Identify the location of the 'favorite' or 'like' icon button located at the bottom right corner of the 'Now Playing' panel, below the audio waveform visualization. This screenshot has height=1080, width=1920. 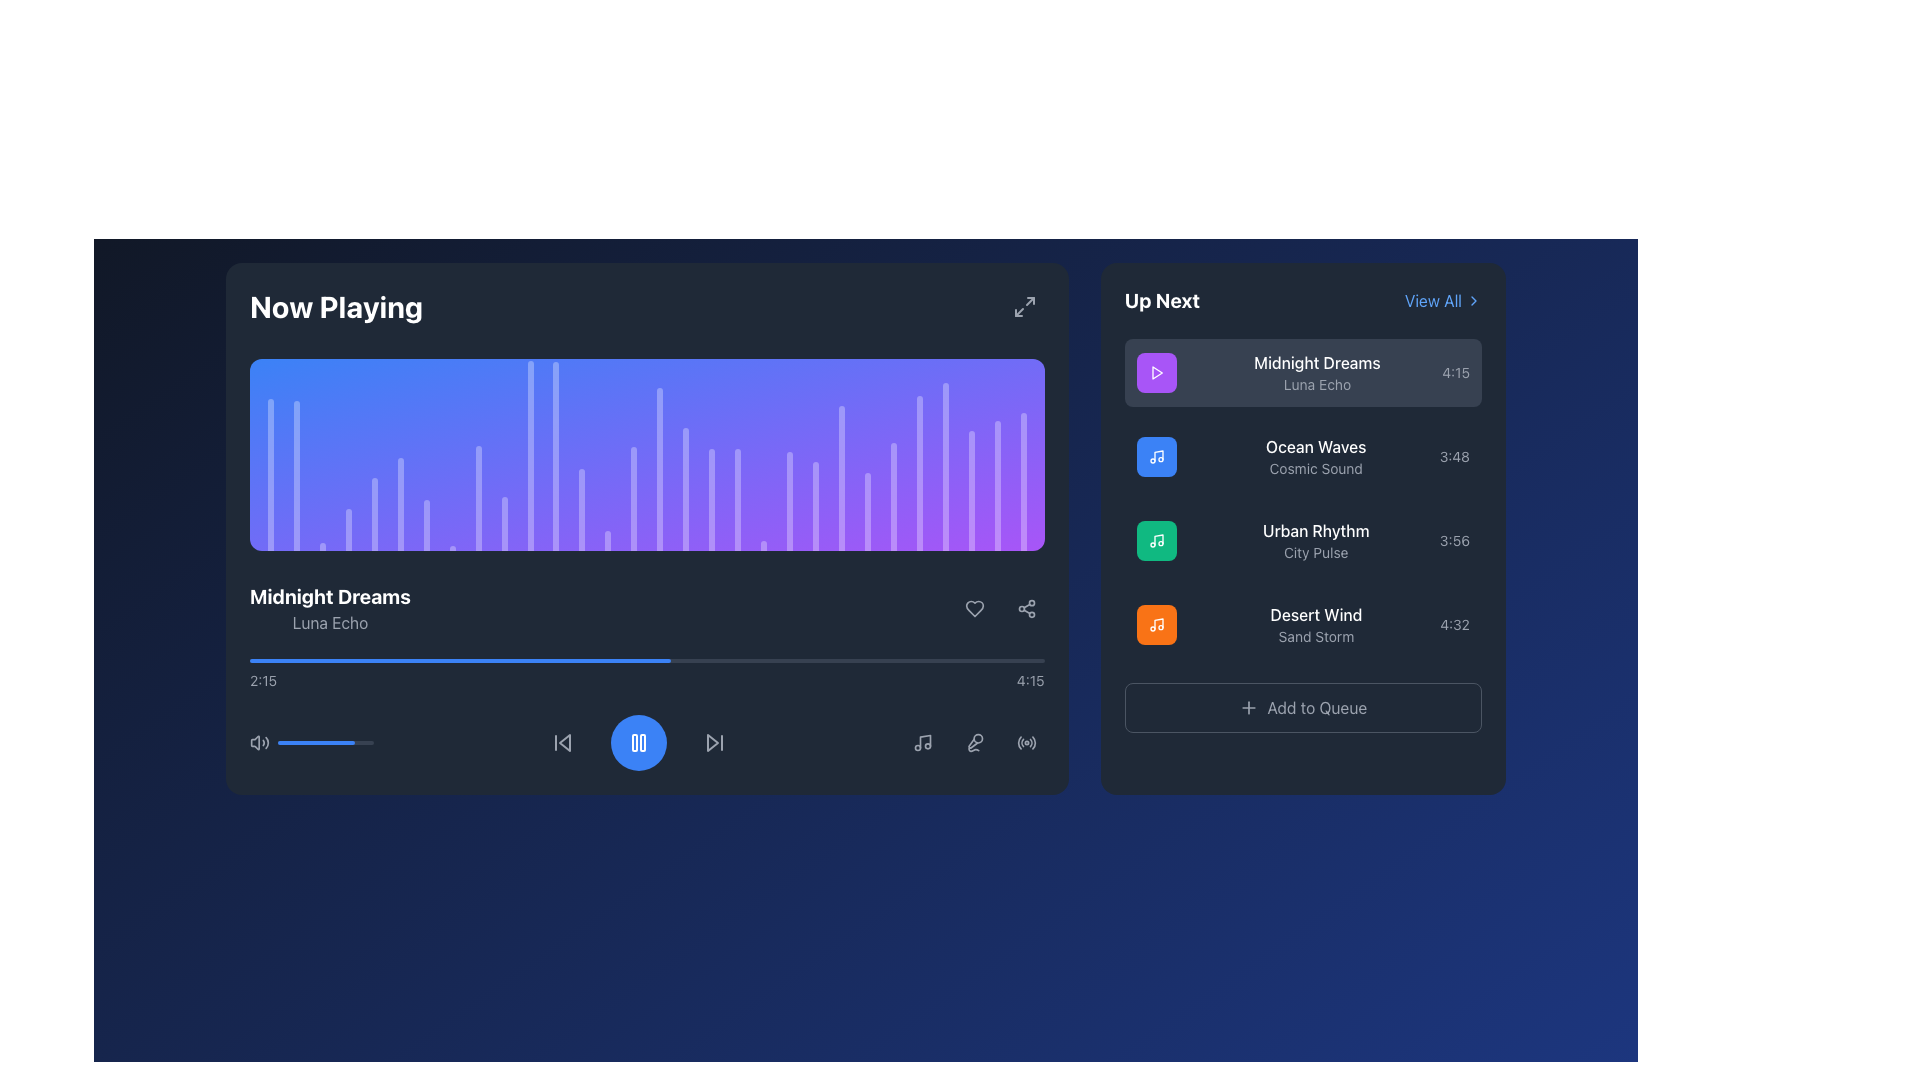
(974, 608).